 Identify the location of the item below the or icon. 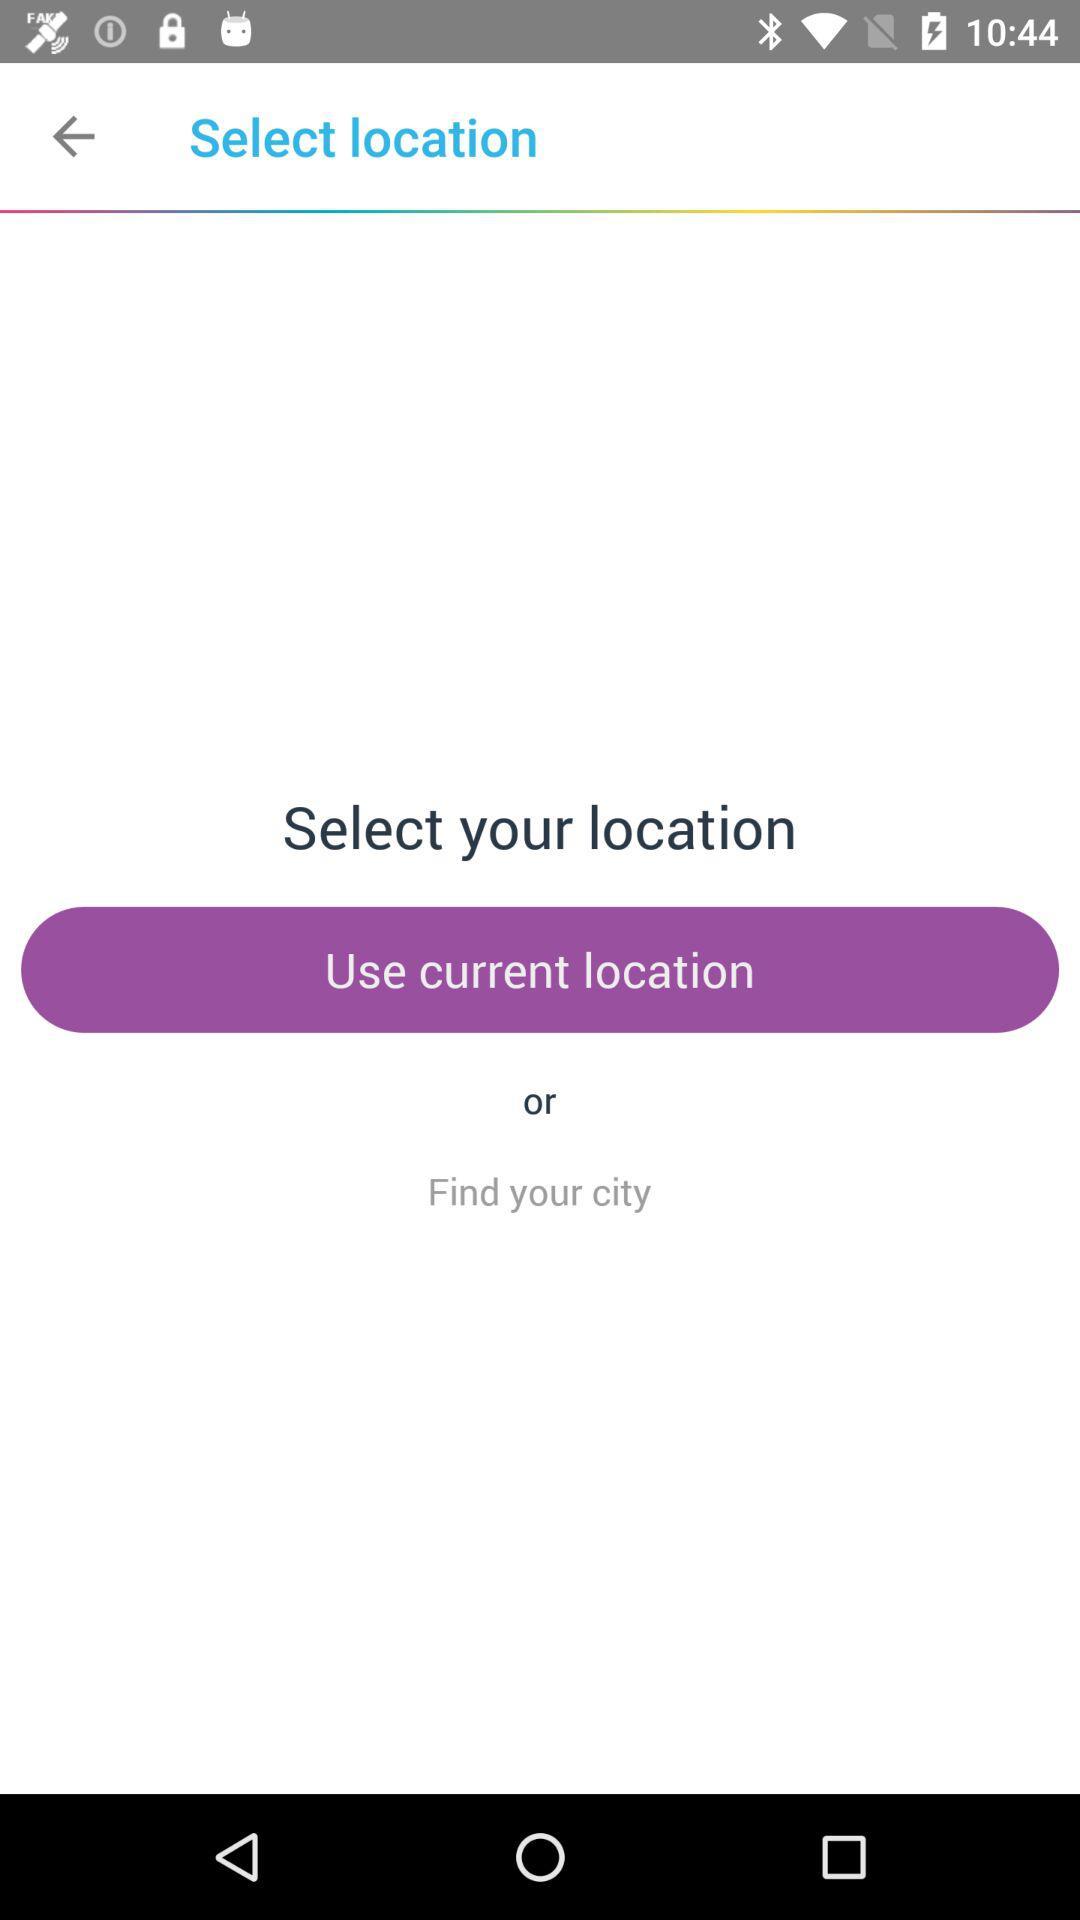
(538, 1190).